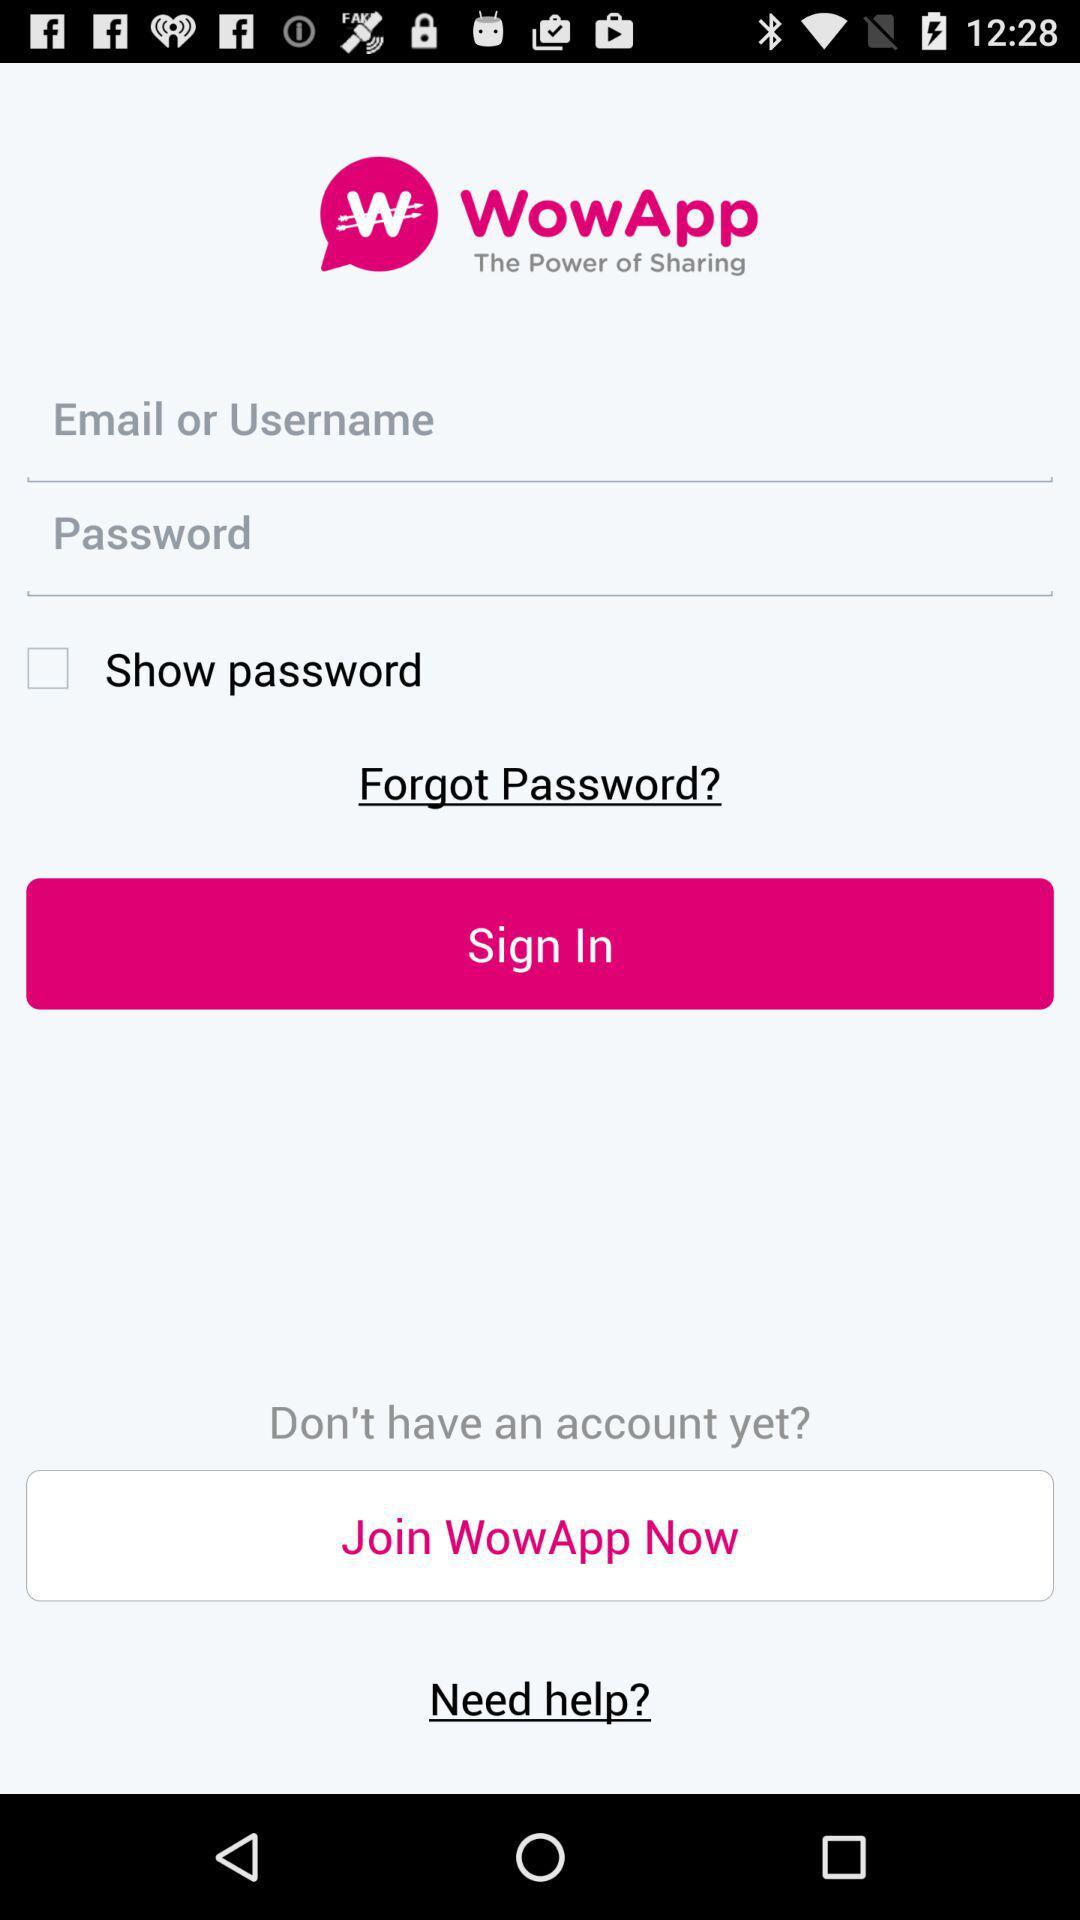 The width and height of the screenshot is (1080, 1920). Describe the element at coordinates (540, 1534) in the screenshot. I see `icon below the don t have icon` at that location.